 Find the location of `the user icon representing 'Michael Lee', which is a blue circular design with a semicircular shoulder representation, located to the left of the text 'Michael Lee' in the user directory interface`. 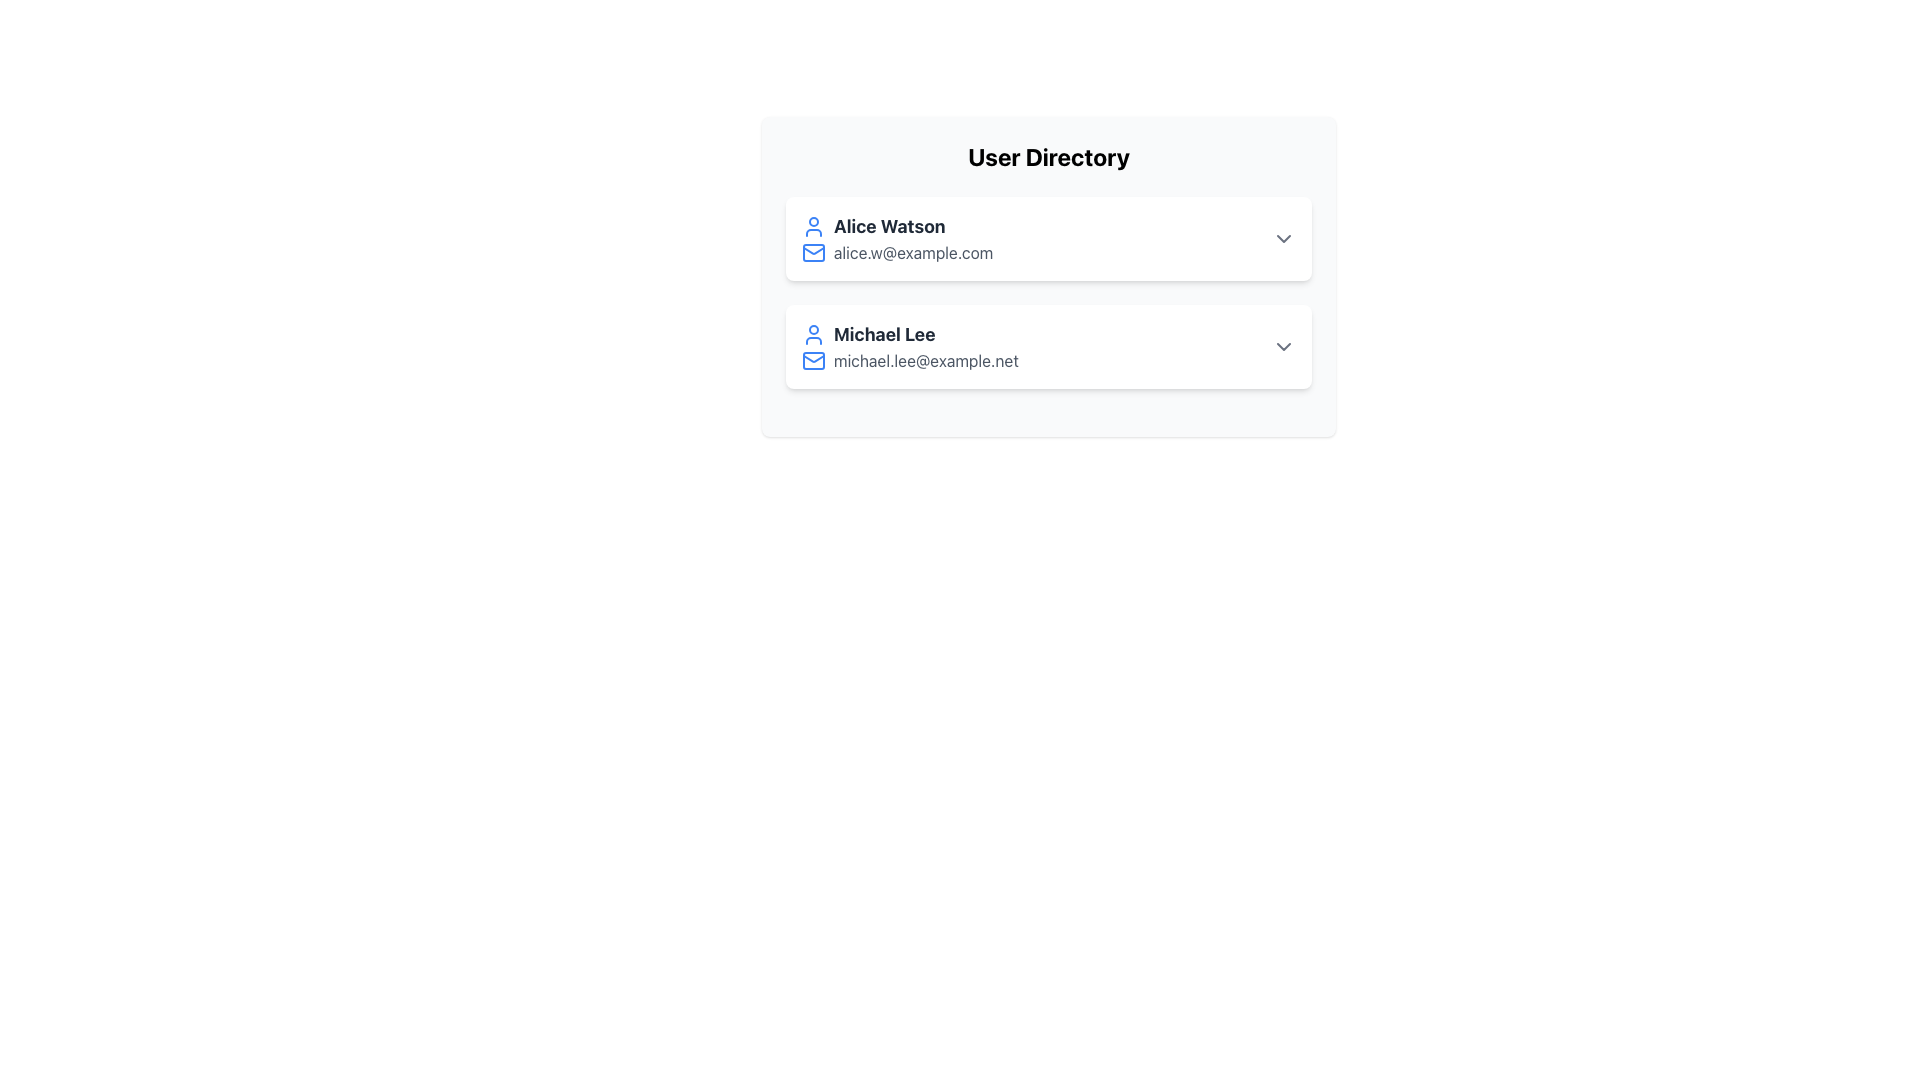

the user icon representing 'Michael Lee', which is a blue circular design with a semicircular shoulder representation, located to the left of the text 'Michael Lee' in the user directory interface is located at coordinates (814, 334).